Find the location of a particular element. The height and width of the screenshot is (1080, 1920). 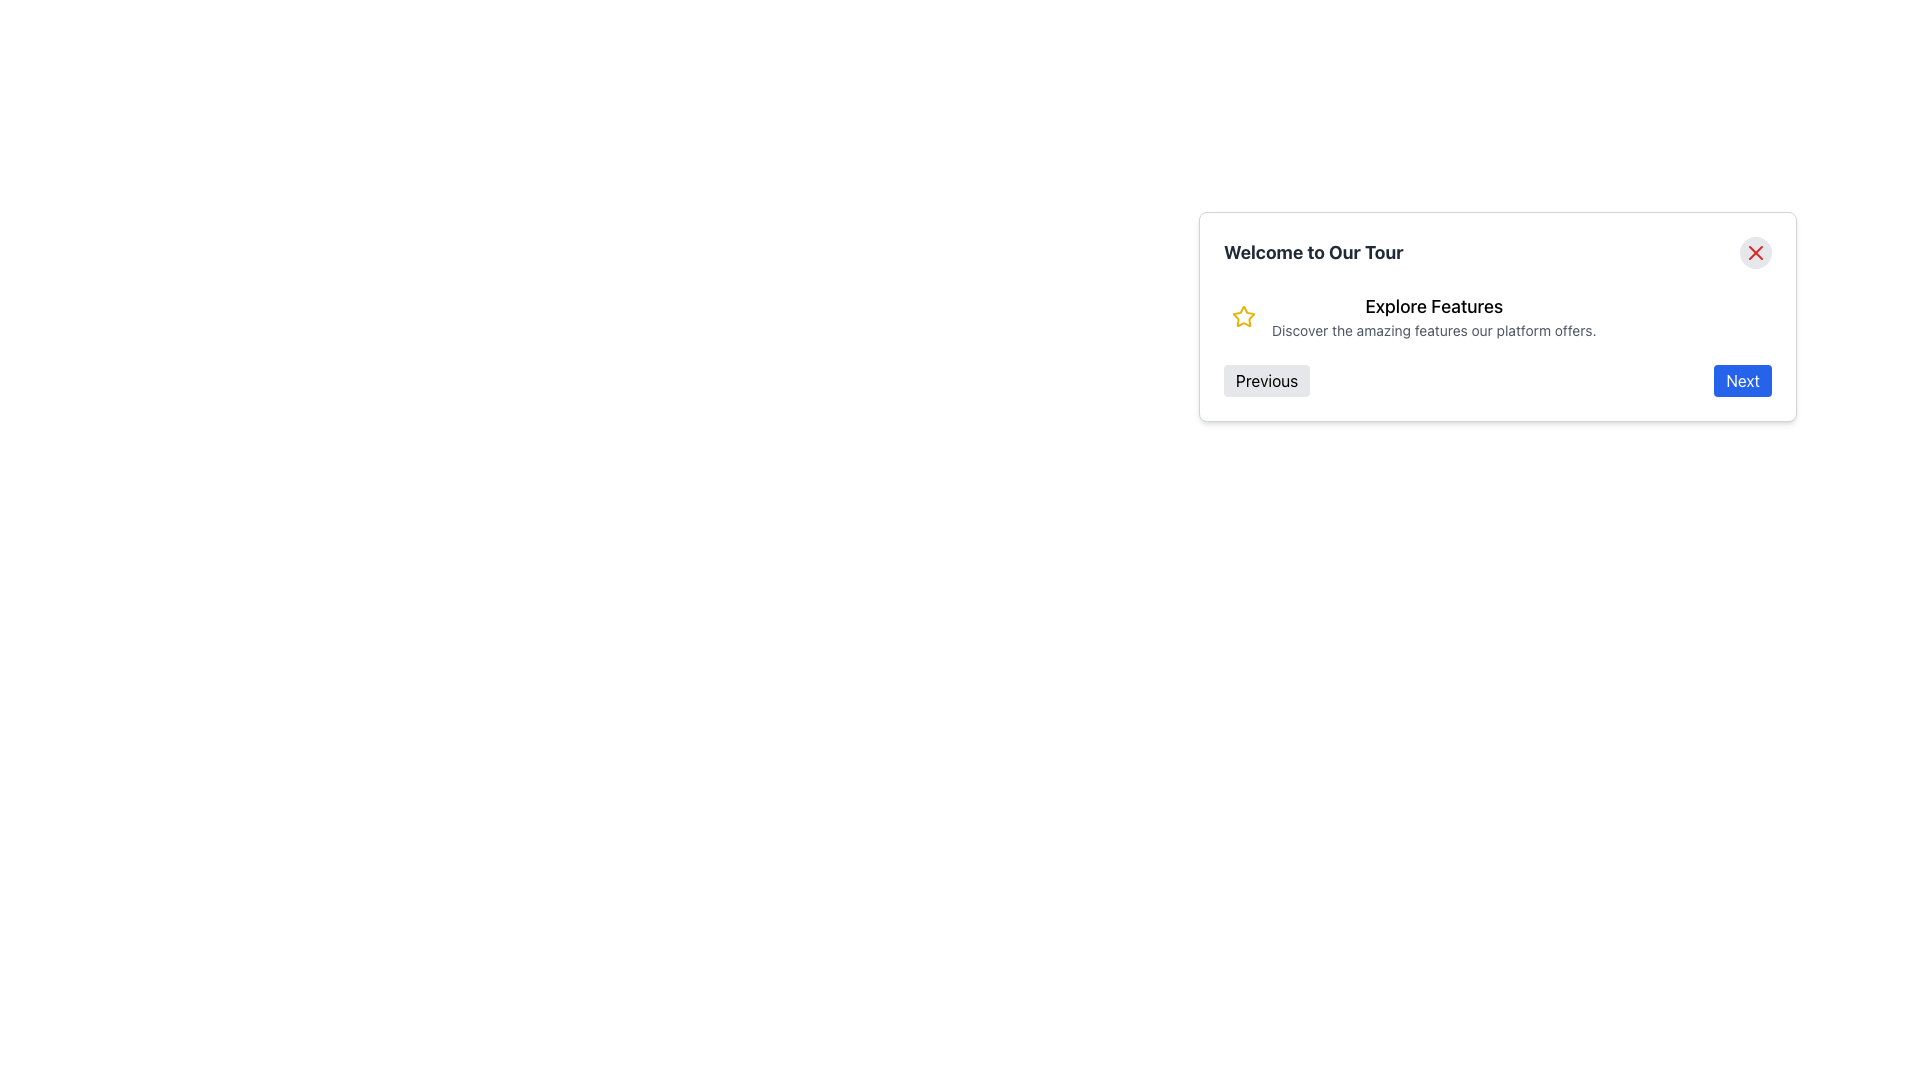

the 'Previous' button located in the bottom left of the dialog box is located at coordinates (1266, 381).